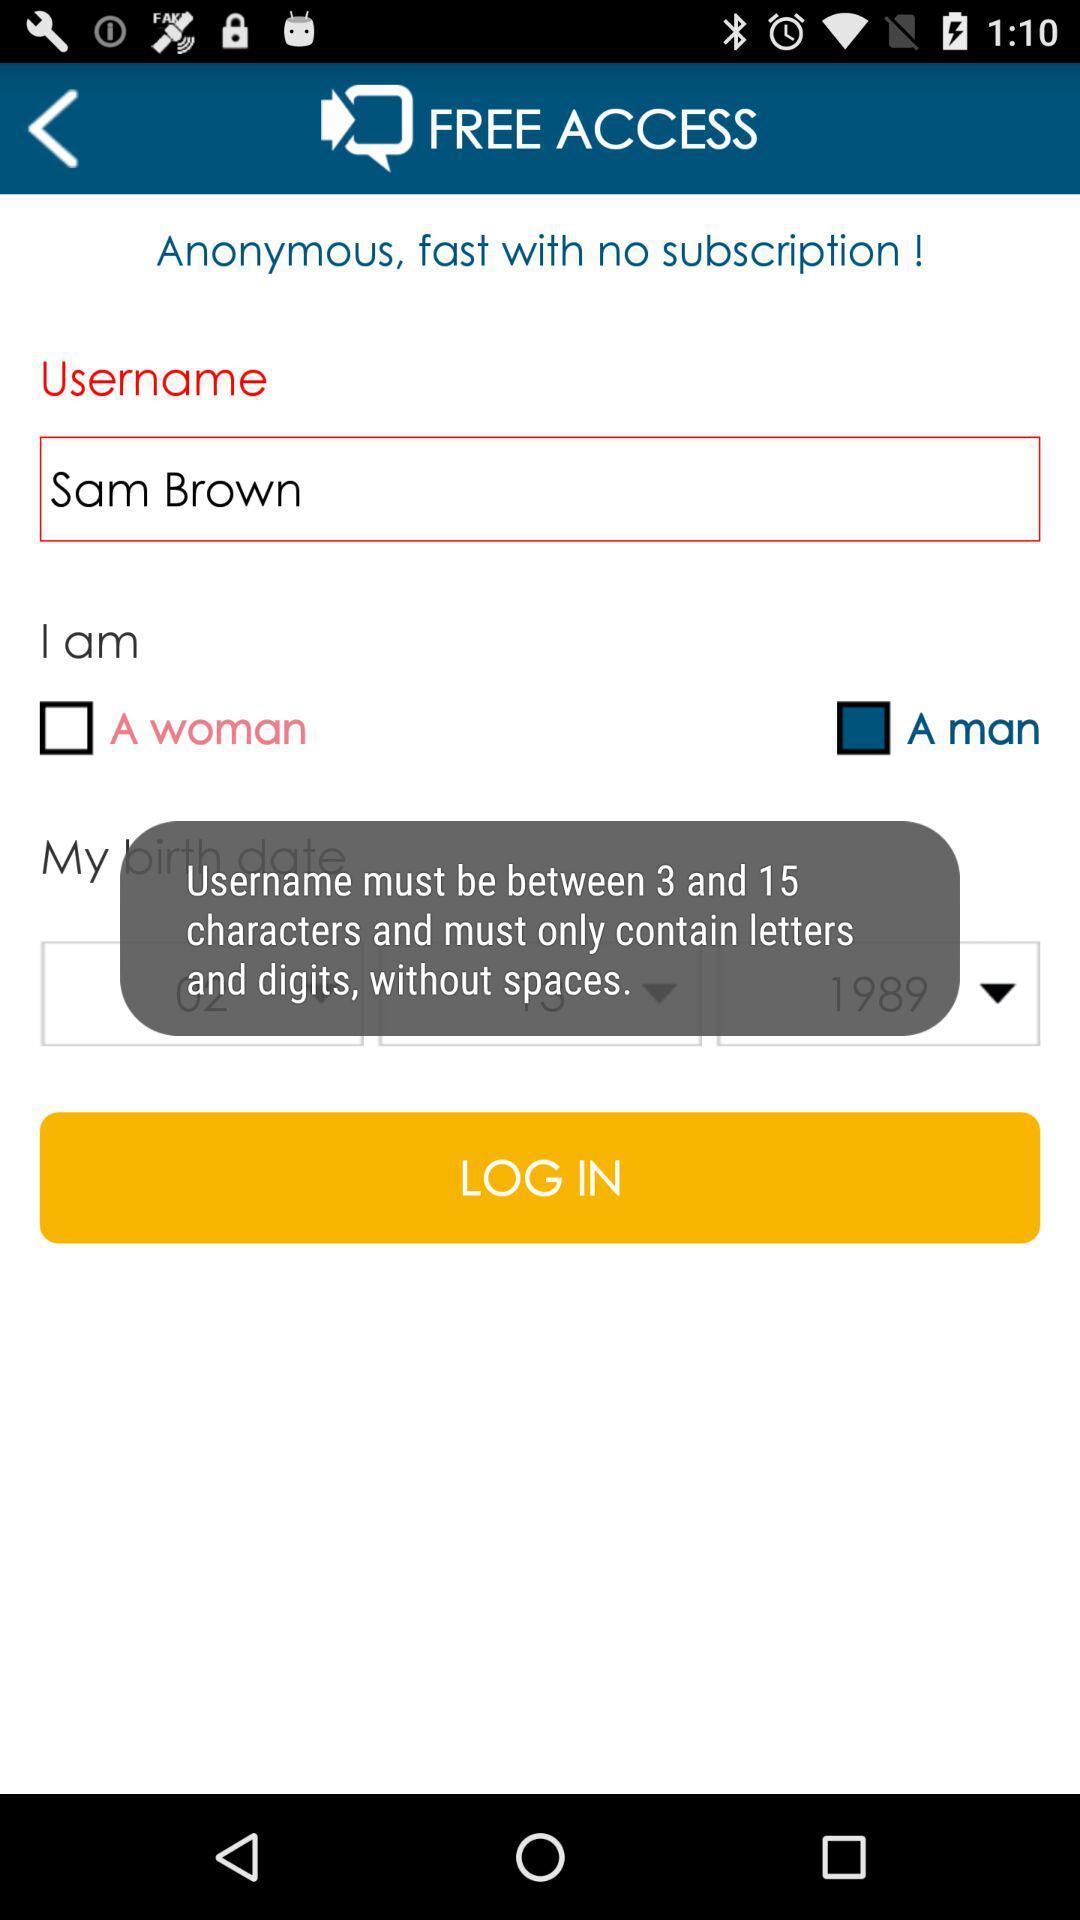 The image size is (1080, 1920). Describe the element at coordinates (51, 127) in the screenshot. I see `previous button` at that location.